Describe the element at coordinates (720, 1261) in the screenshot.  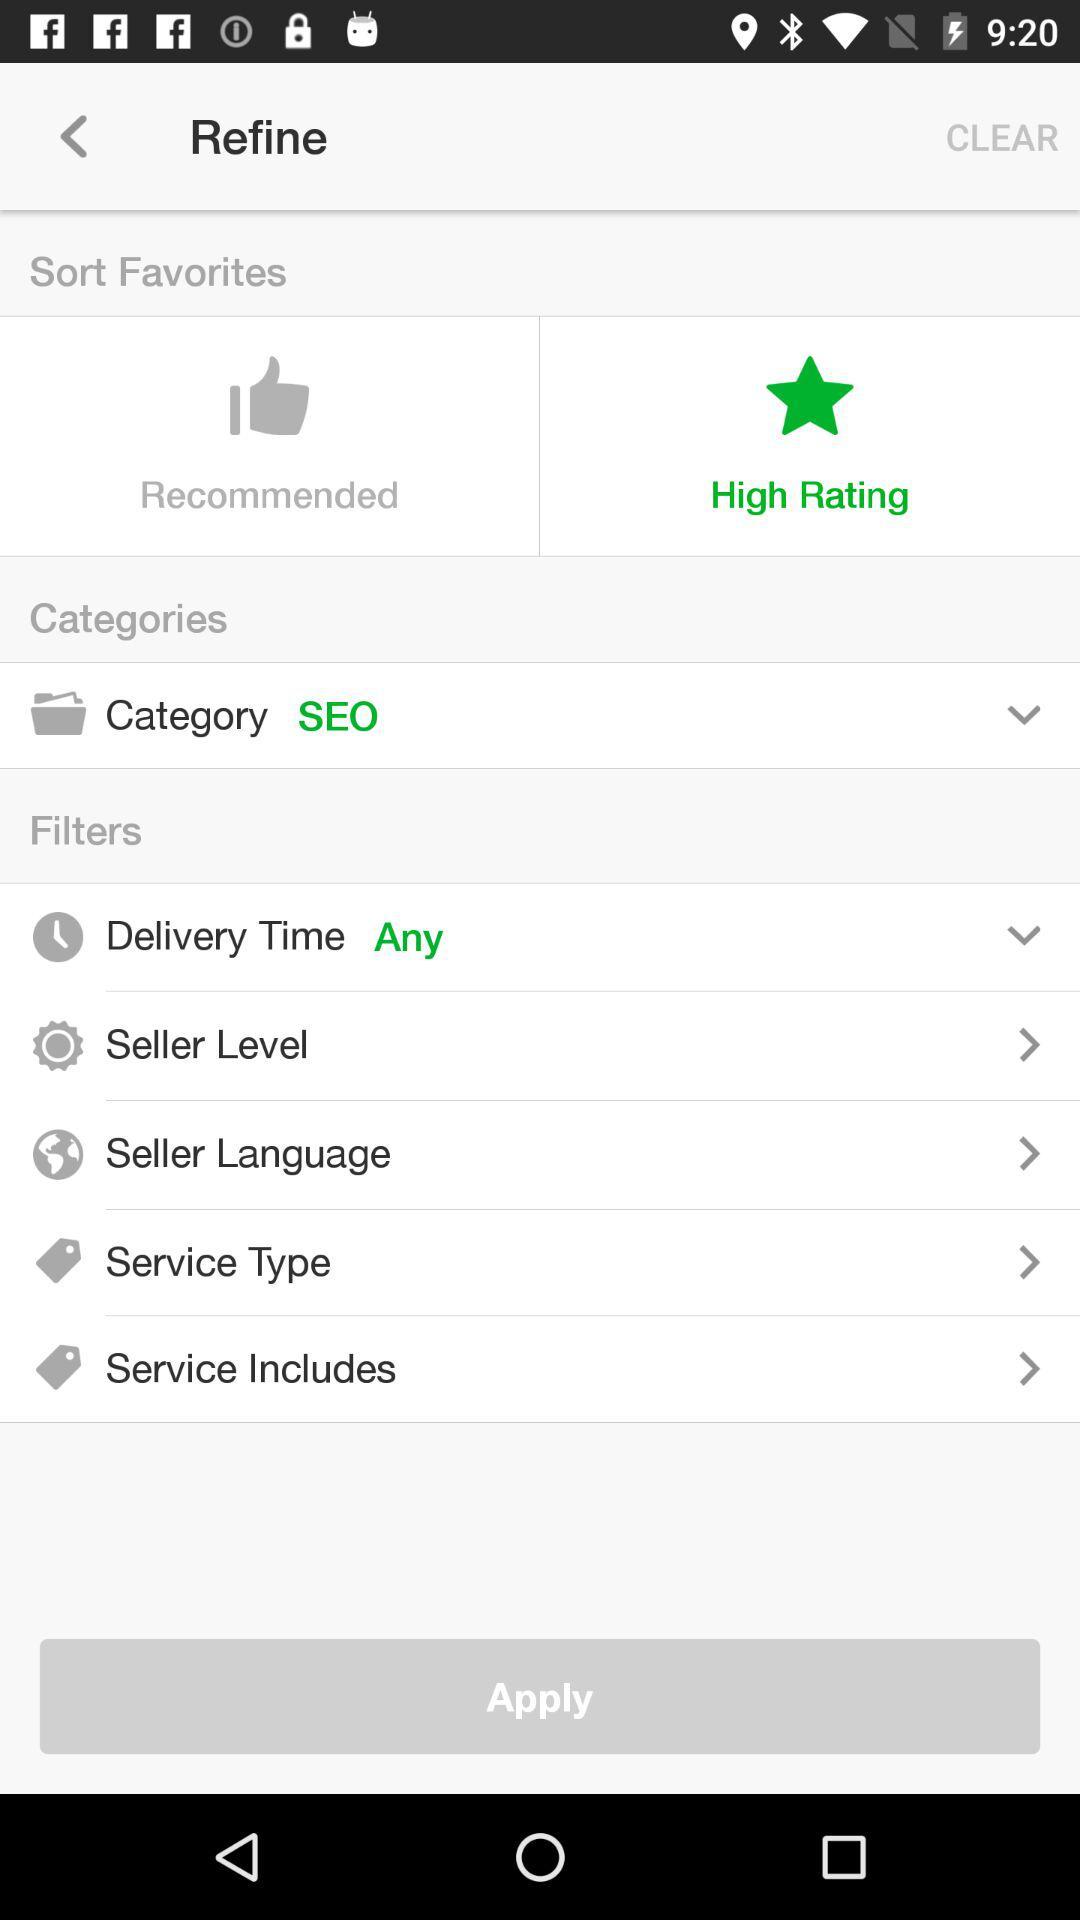
I see `service type filter options` at that location.